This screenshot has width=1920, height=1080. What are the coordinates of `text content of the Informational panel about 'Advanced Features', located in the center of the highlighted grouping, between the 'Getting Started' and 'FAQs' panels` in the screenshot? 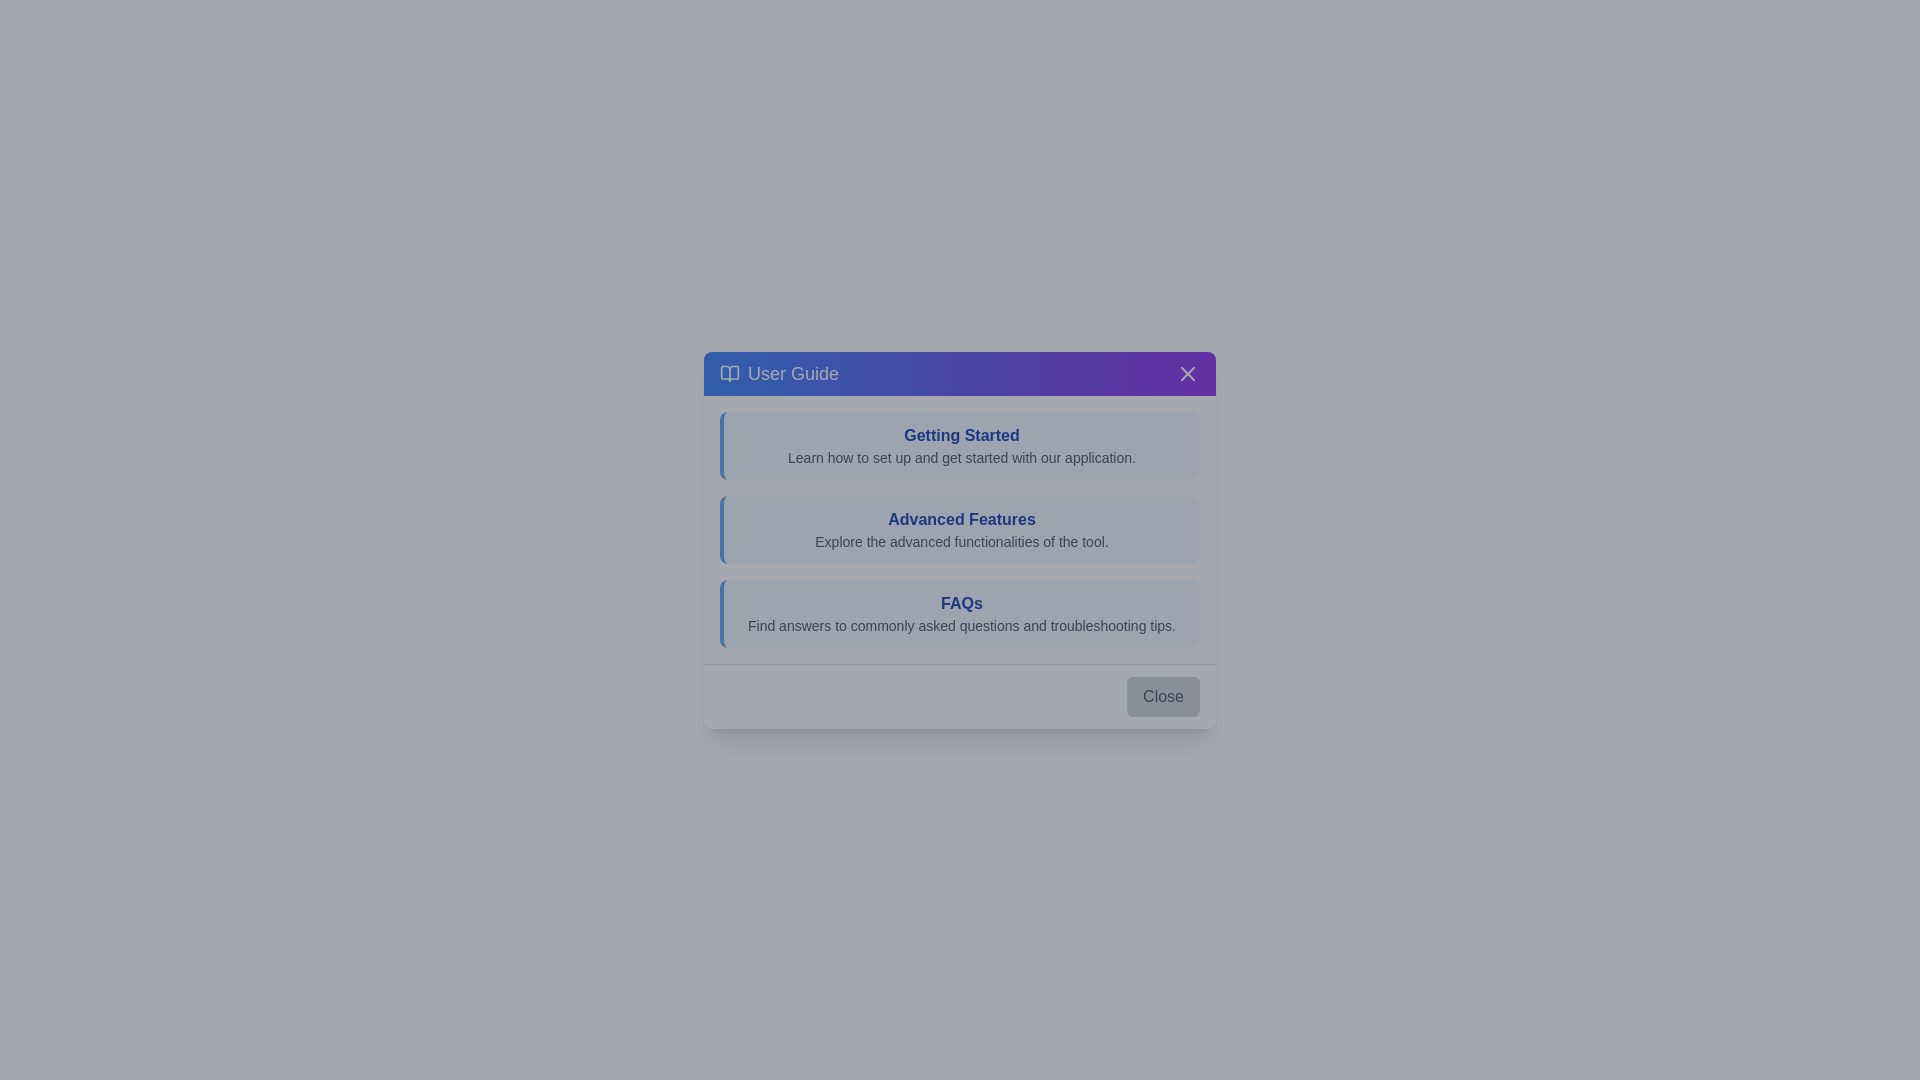 It's located at (960, 528).